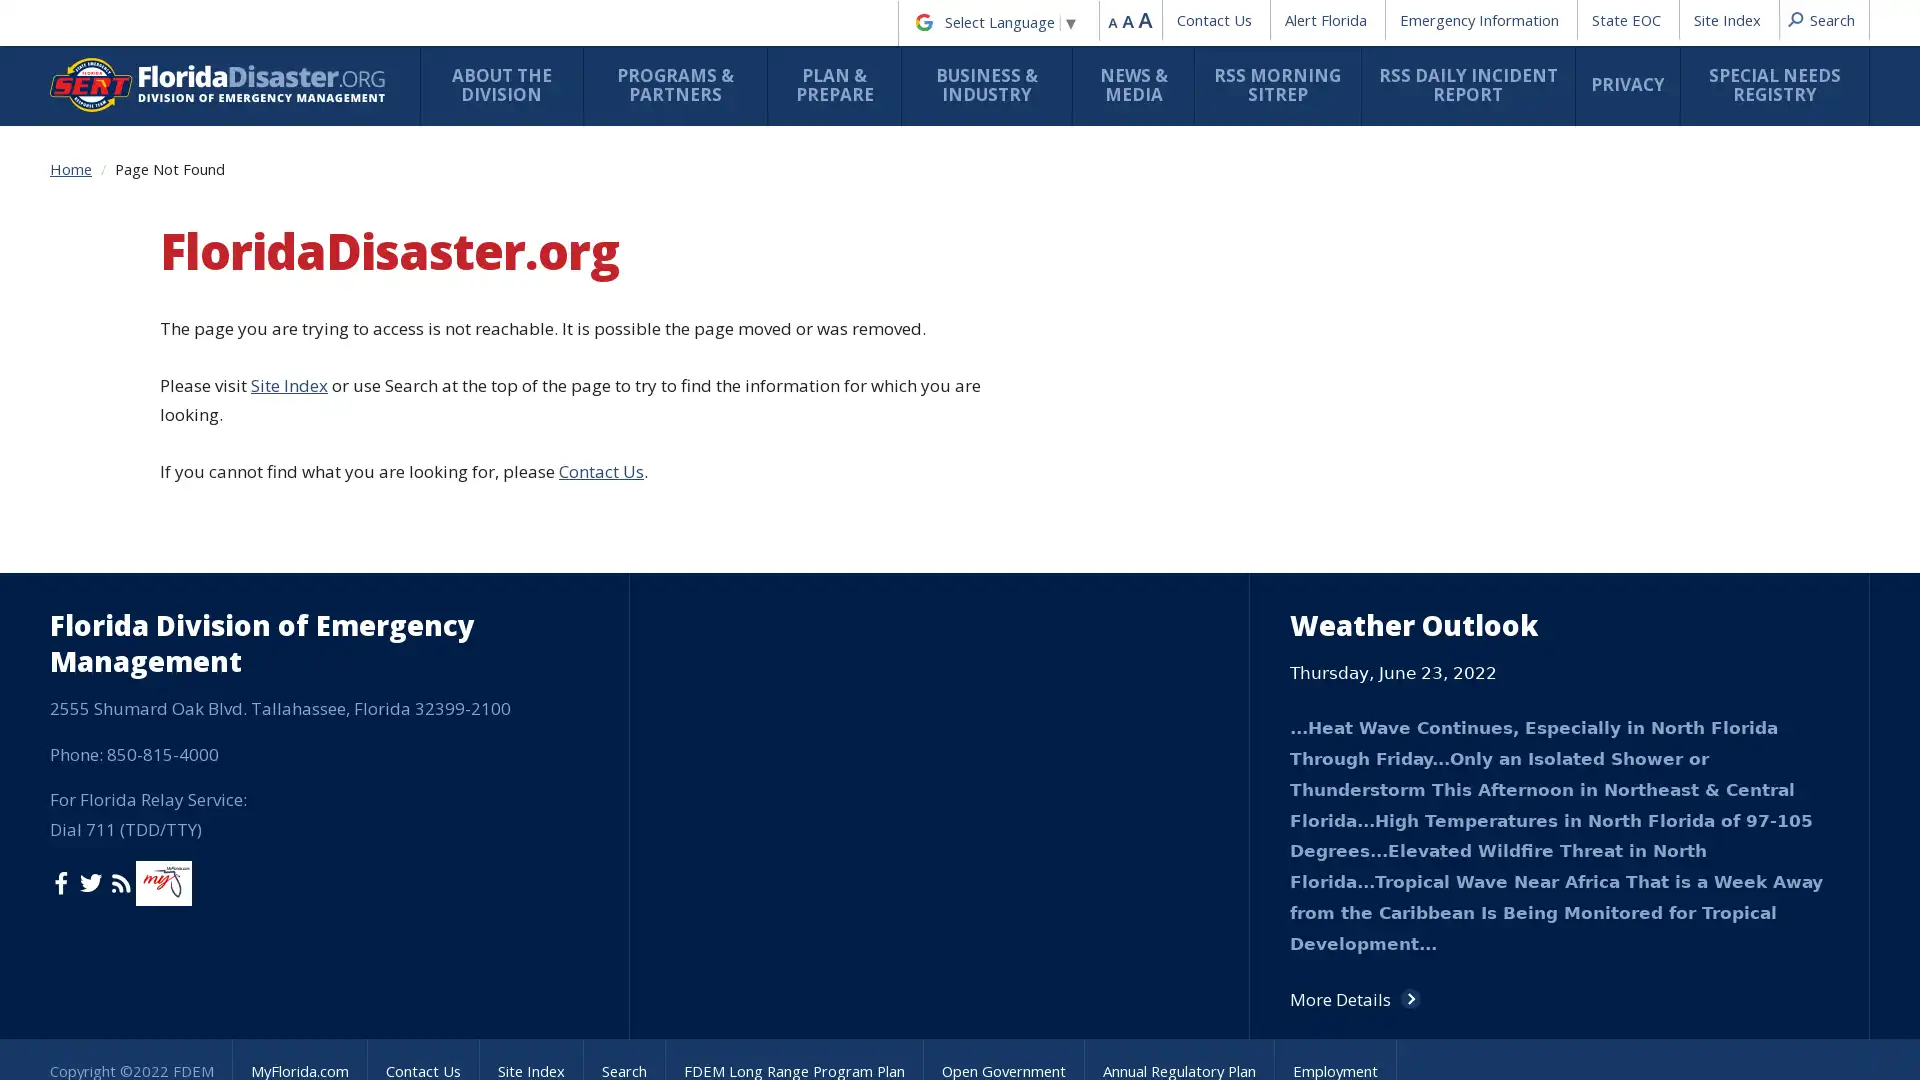  Describe the element at coordinates (801, 266) in the screenshot. I see `Toggle More` at that location.